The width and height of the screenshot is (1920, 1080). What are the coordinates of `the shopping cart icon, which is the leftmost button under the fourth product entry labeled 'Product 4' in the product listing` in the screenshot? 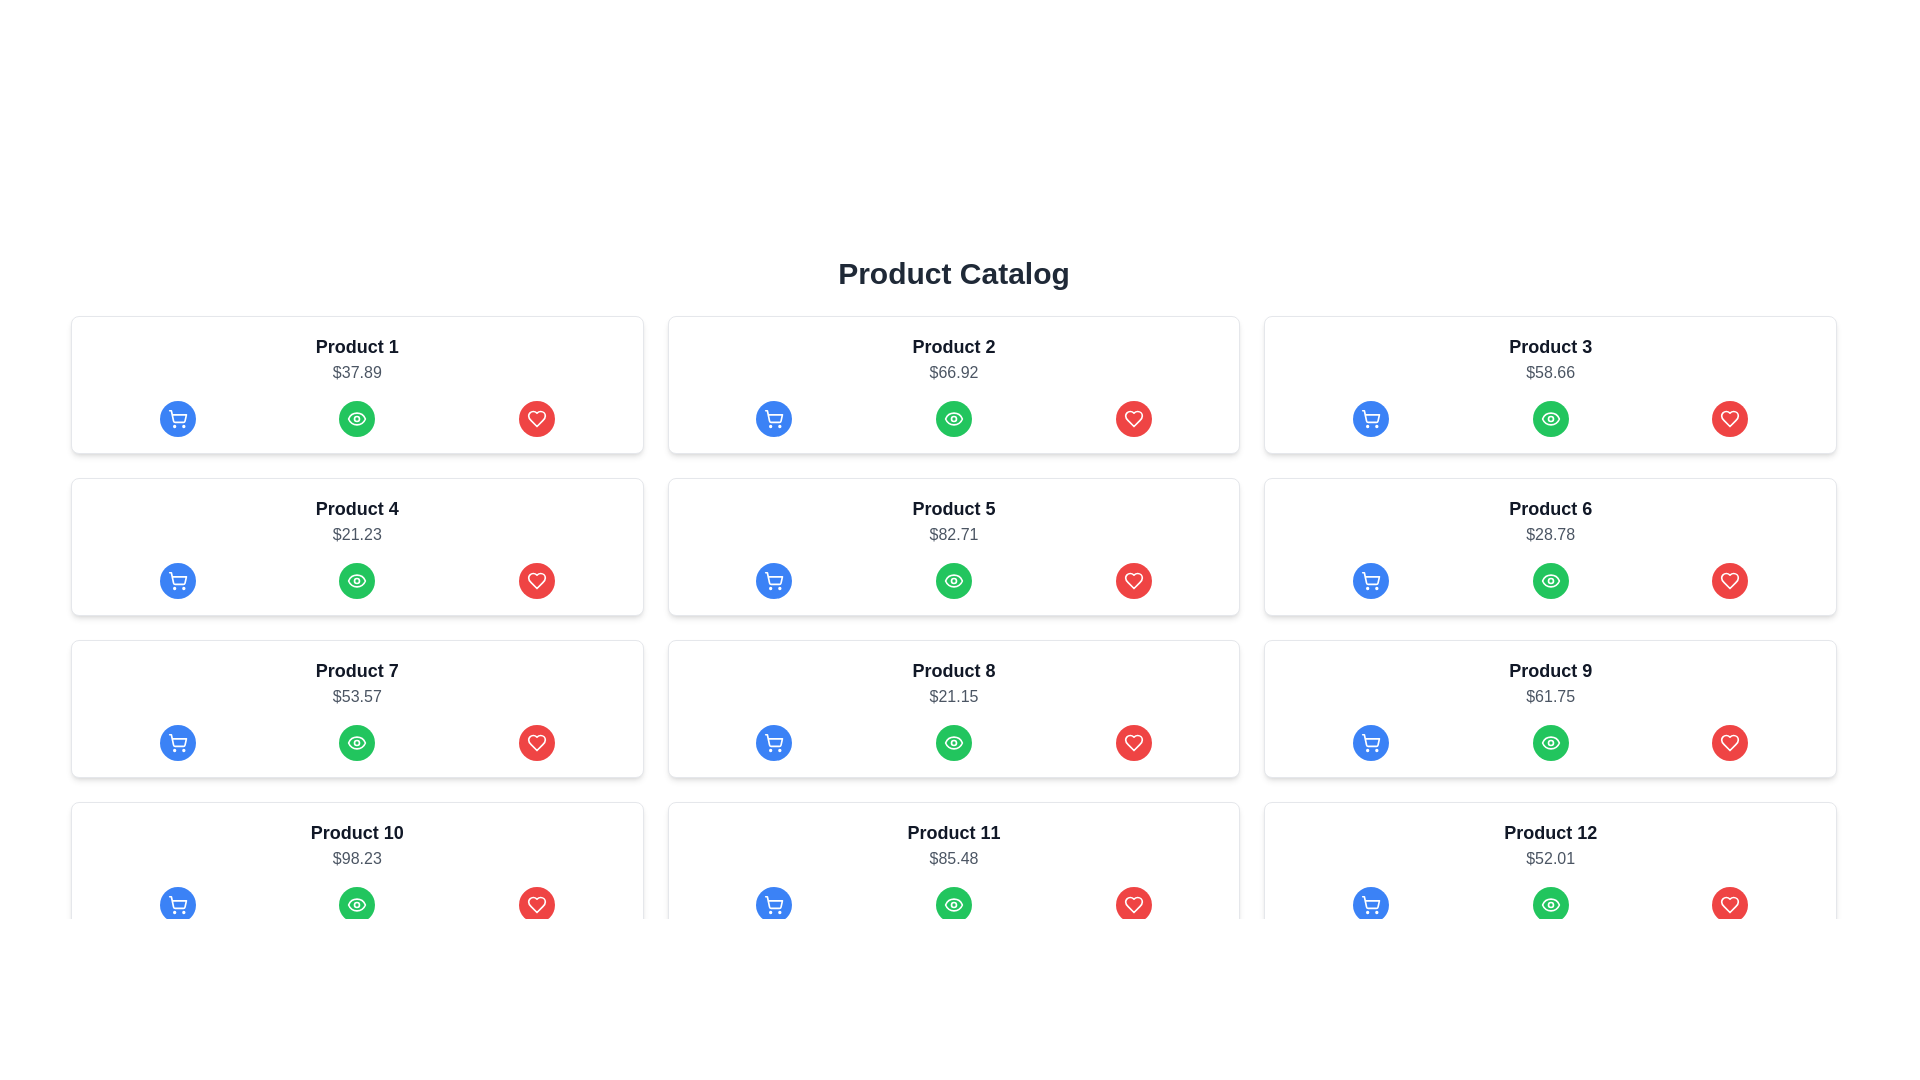 It's located at (177, 578).